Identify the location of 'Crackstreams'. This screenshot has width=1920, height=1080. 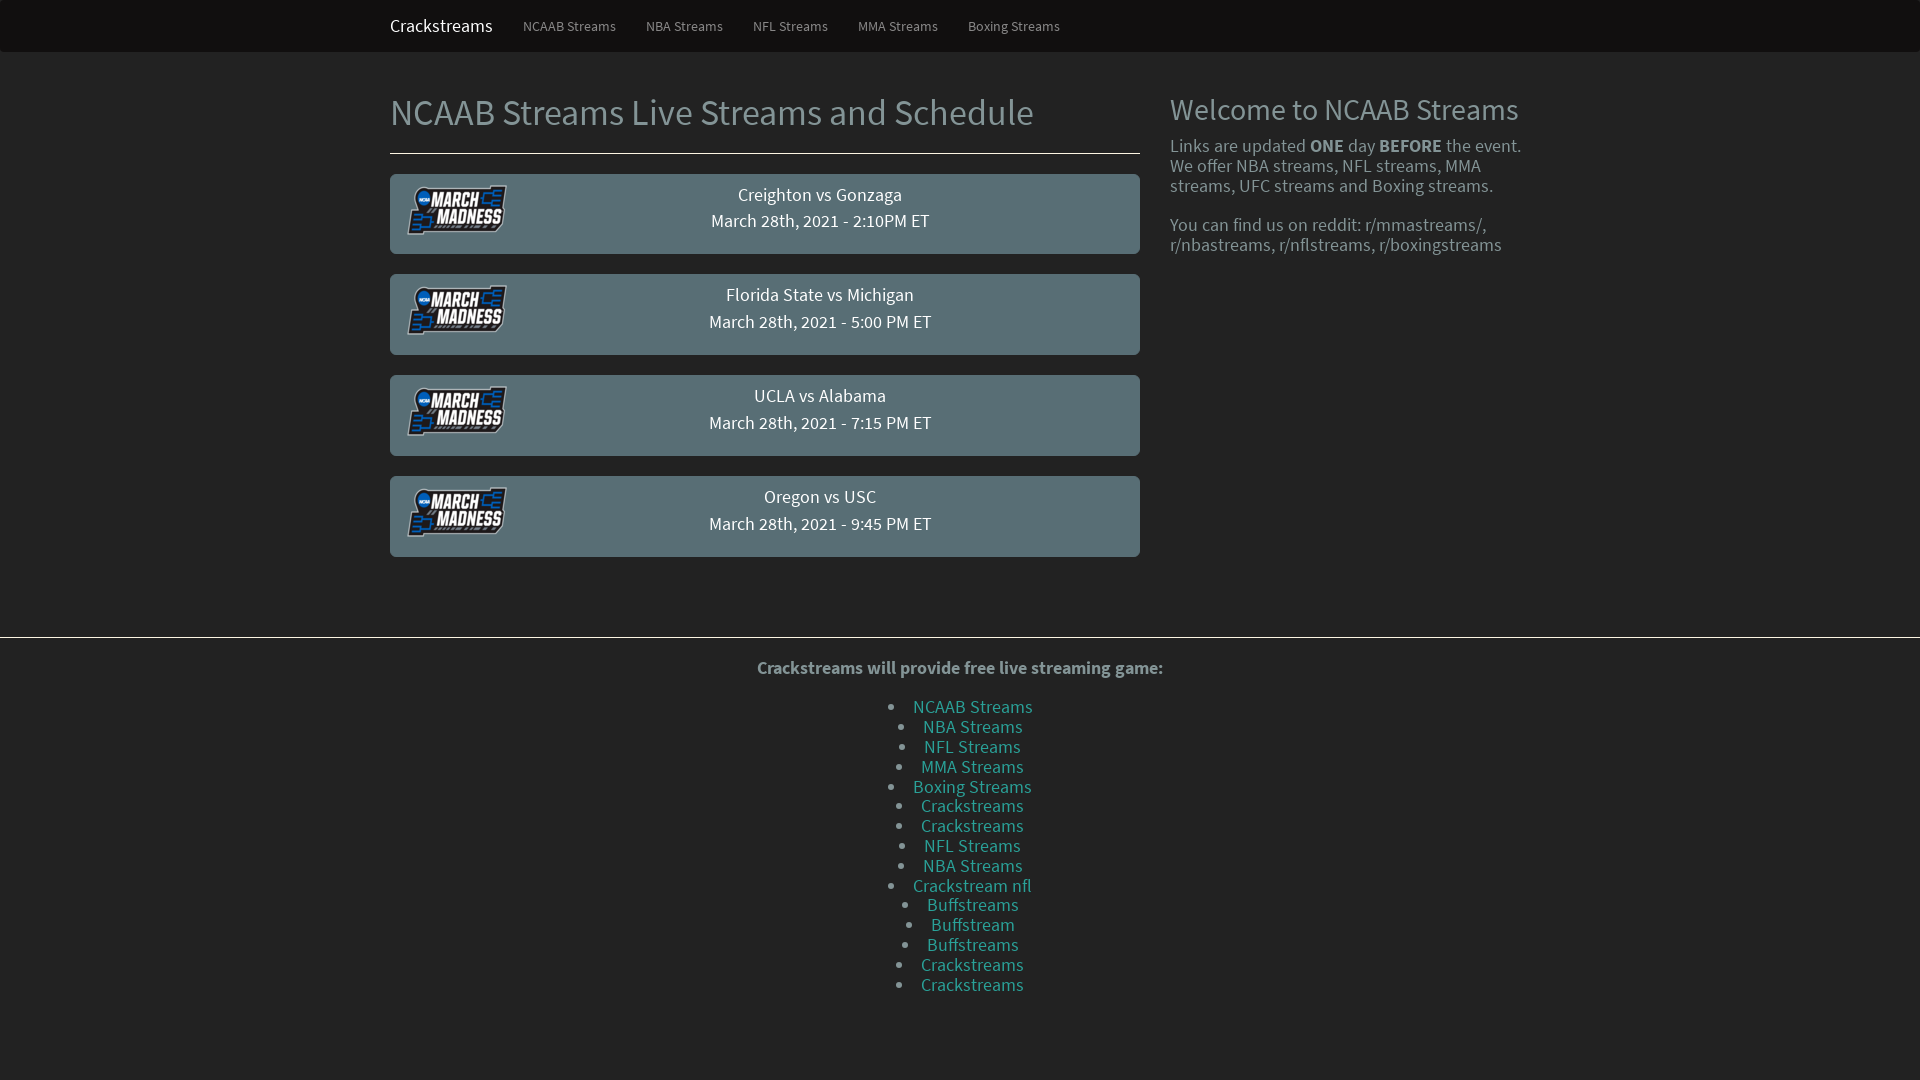
(972, 983).